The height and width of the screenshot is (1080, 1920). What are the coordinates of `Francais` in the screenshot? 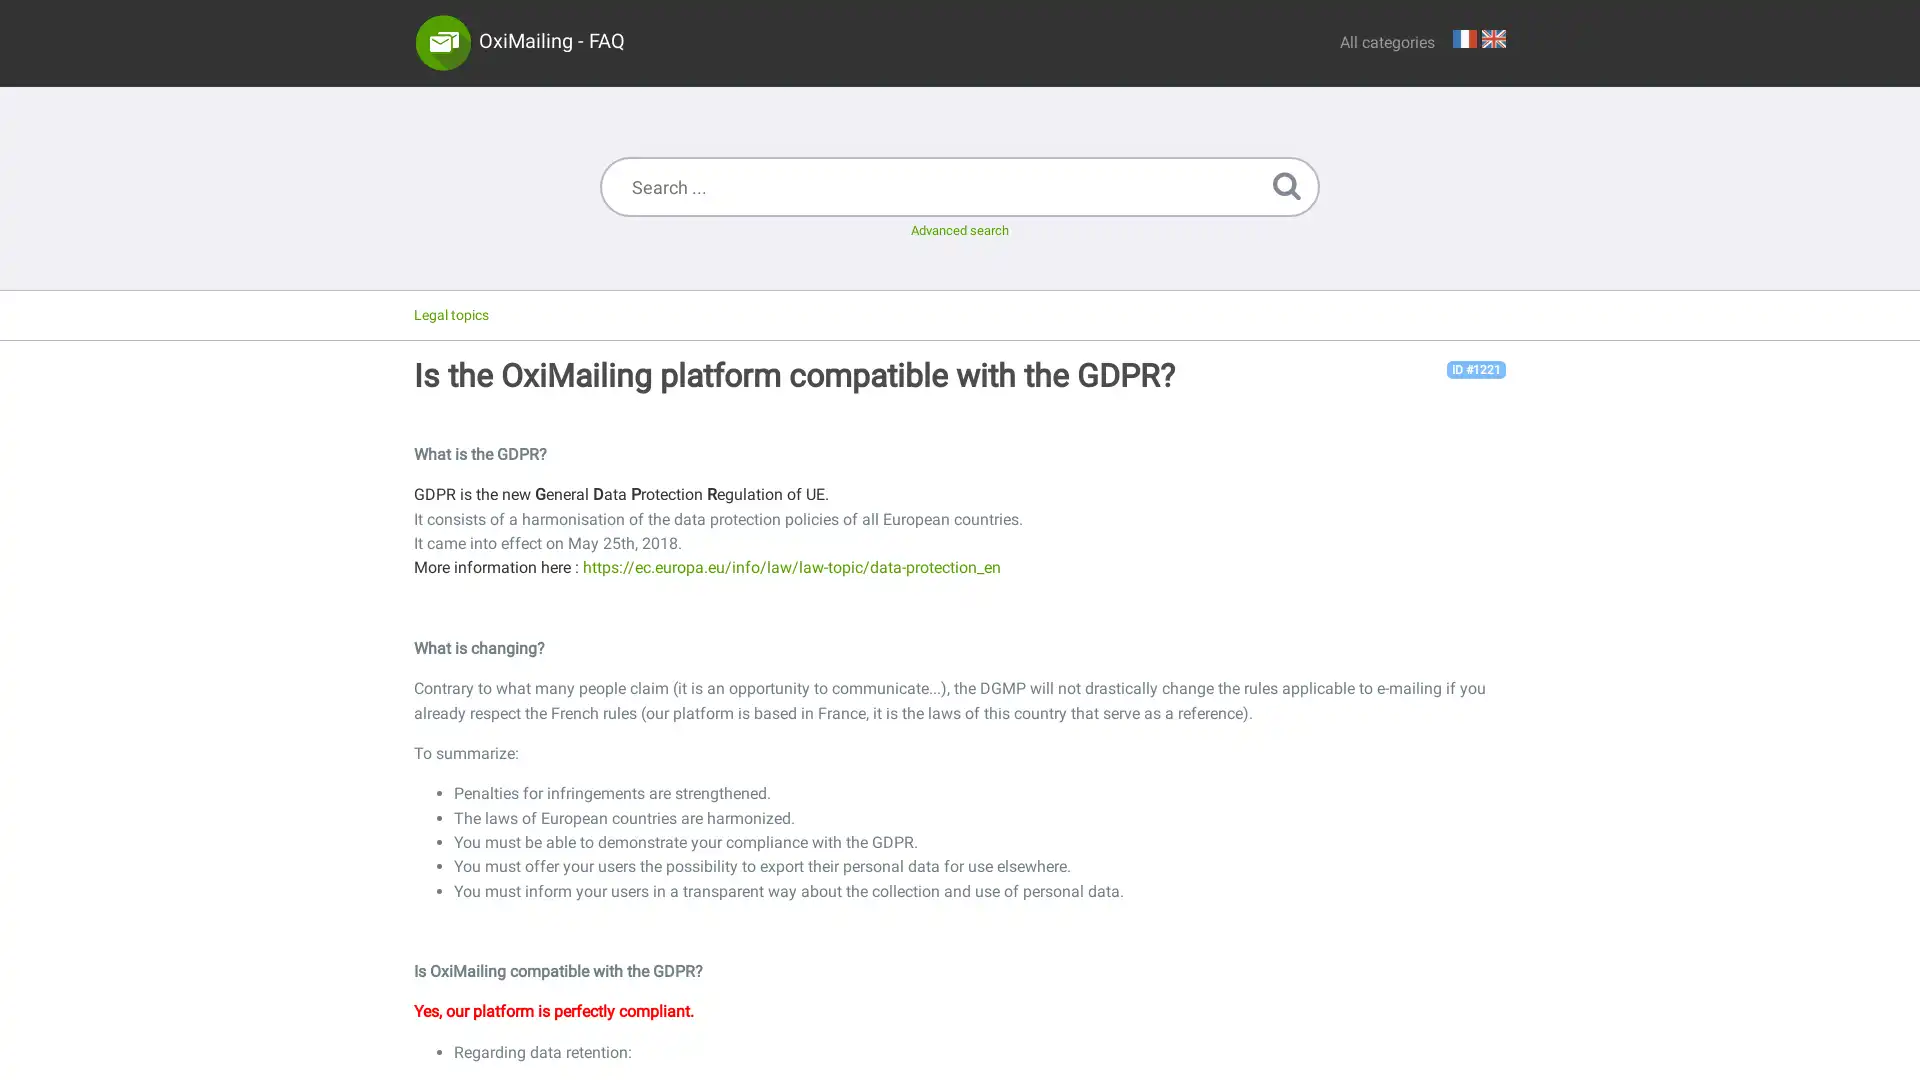 It's located at (1464, 38).